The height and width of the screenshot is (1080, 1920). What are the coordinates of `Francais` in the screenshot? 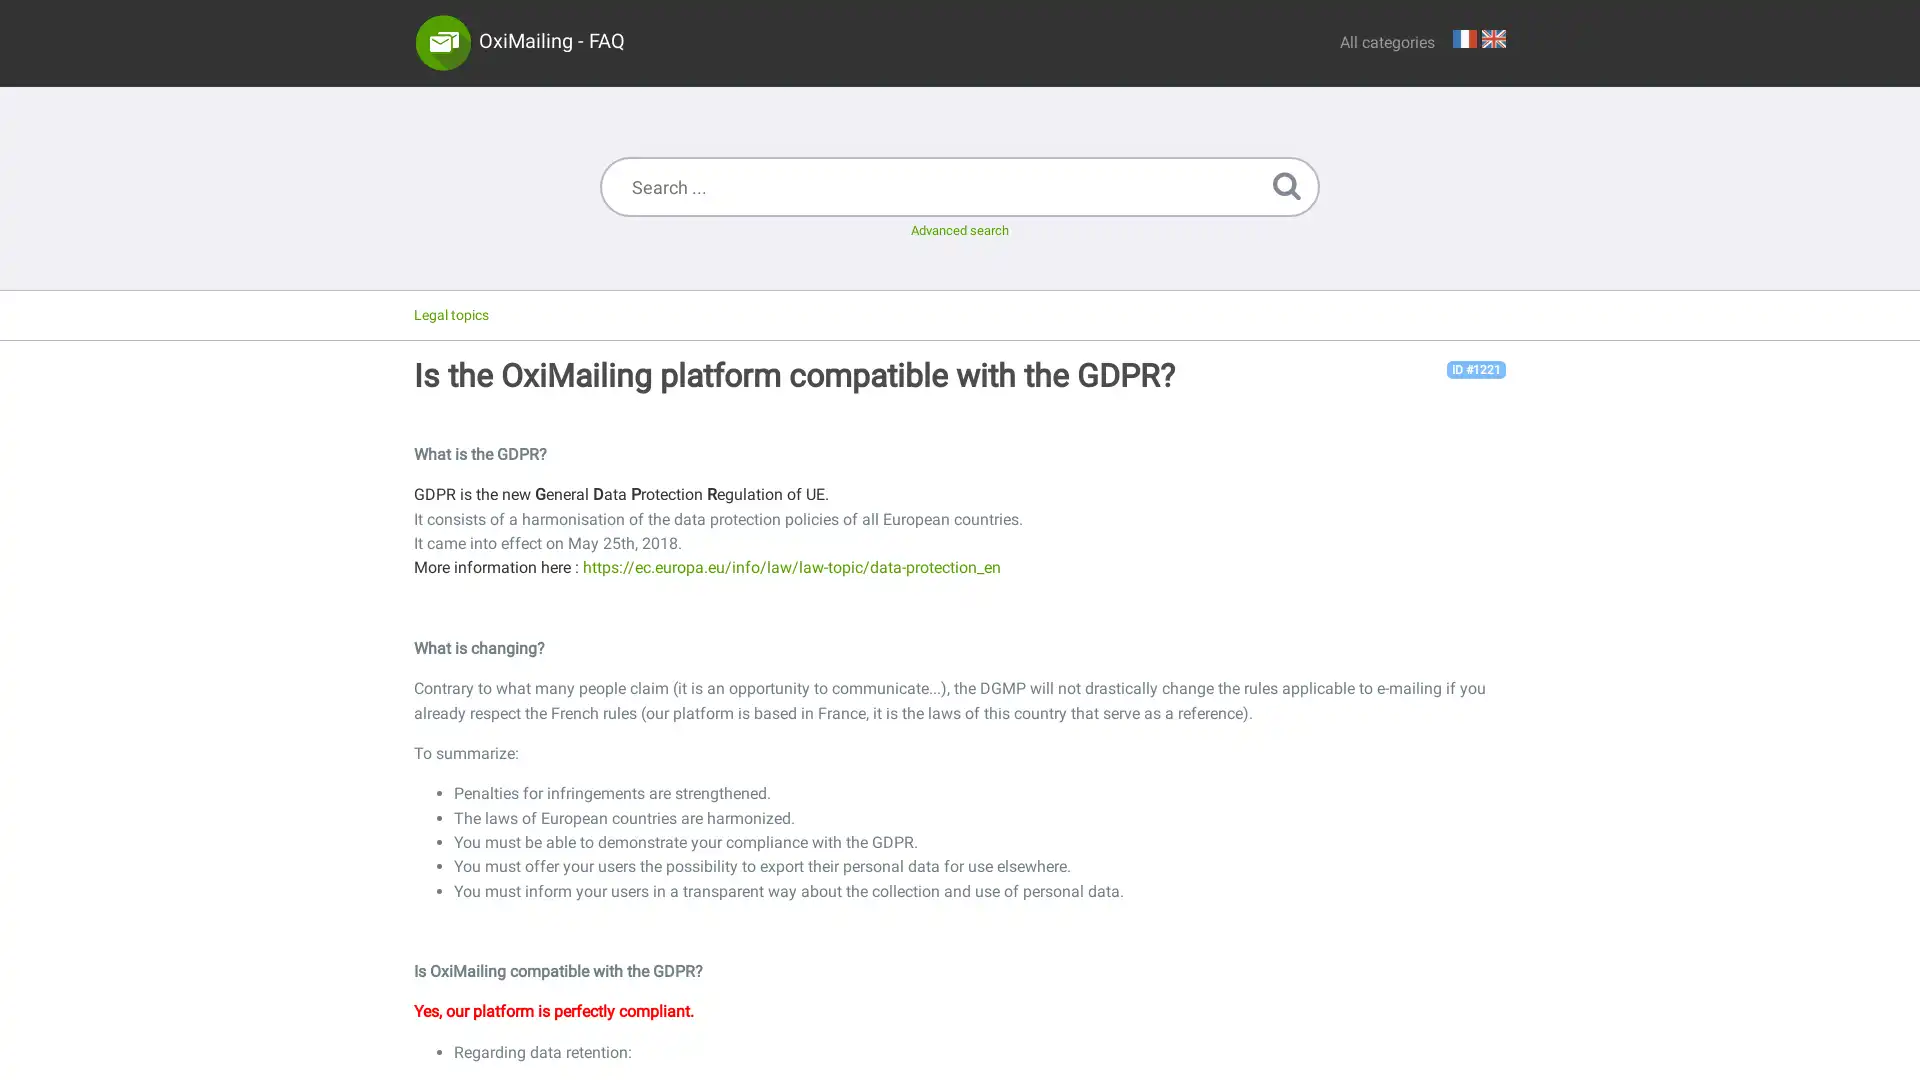 It's located at (1464, 38).